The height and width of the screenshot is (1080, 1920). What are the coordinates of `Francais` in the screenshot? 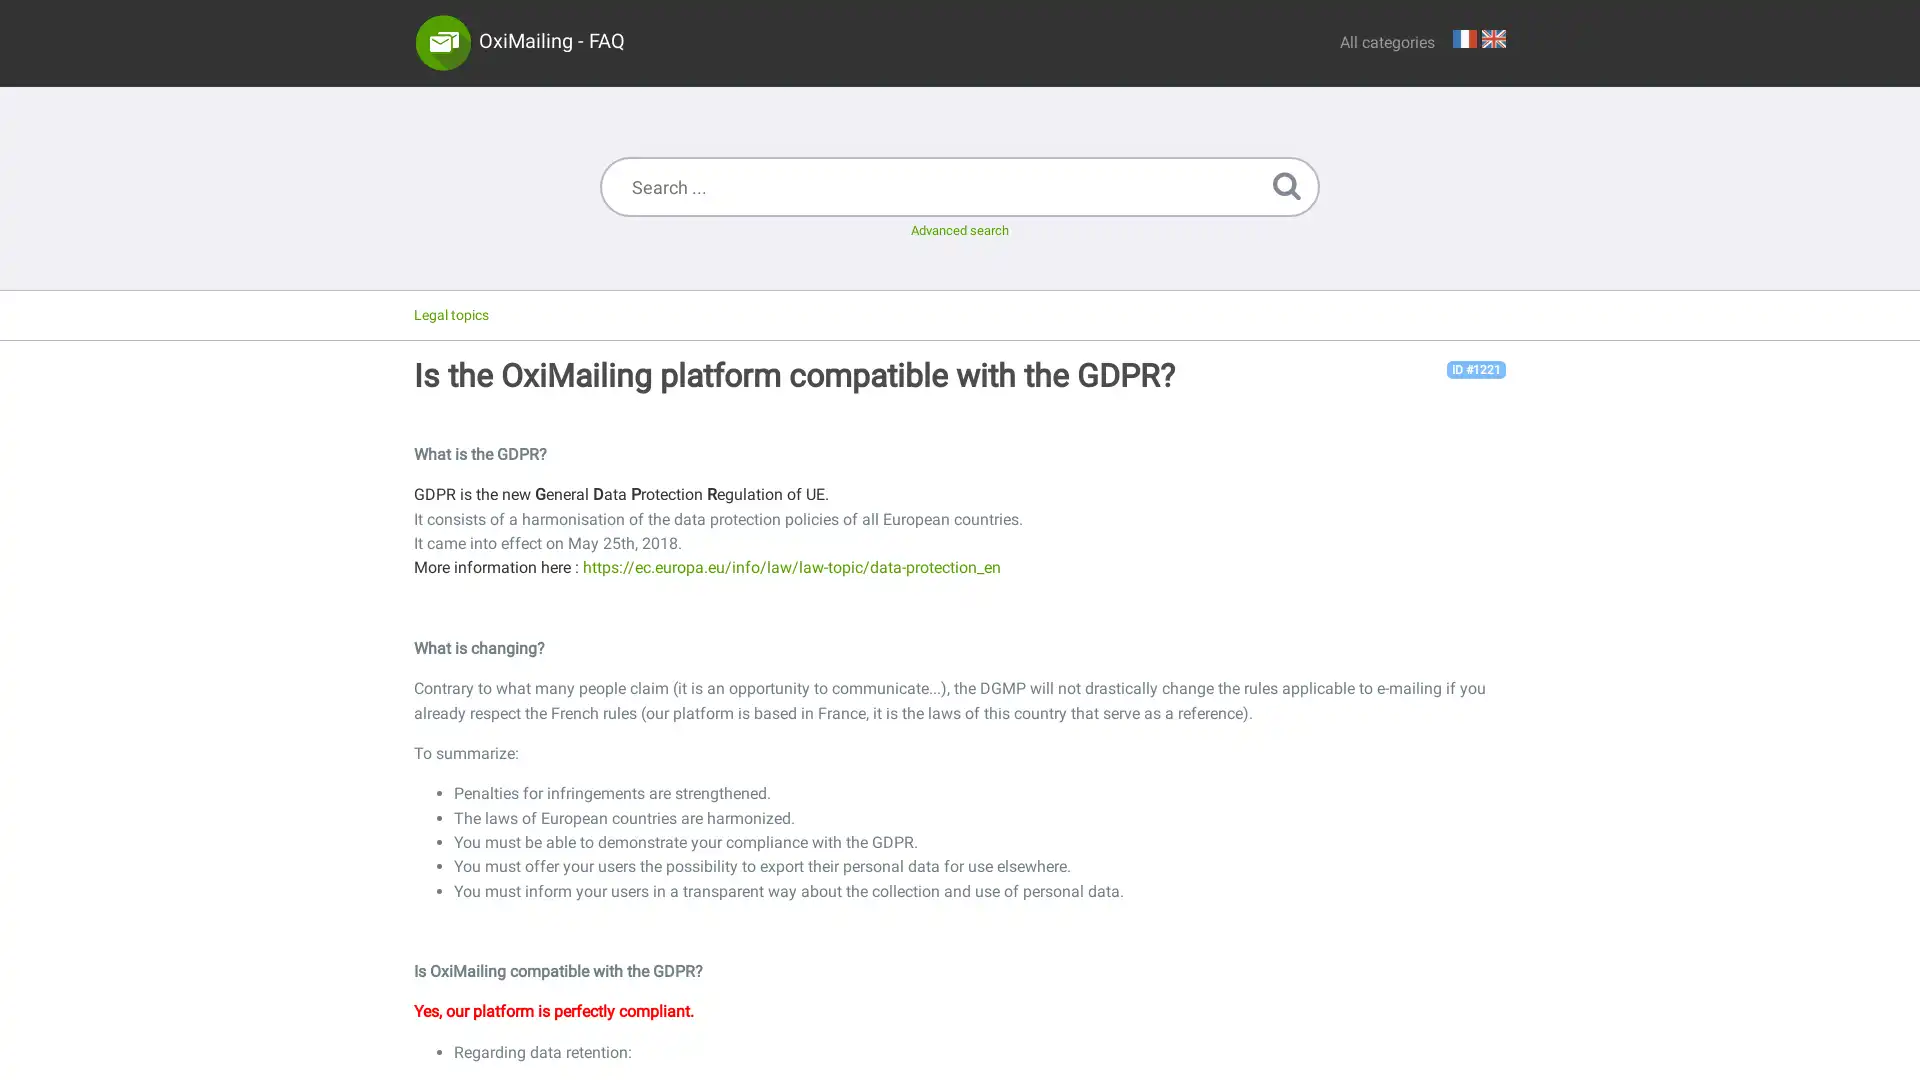 It's located at (1464, 38).